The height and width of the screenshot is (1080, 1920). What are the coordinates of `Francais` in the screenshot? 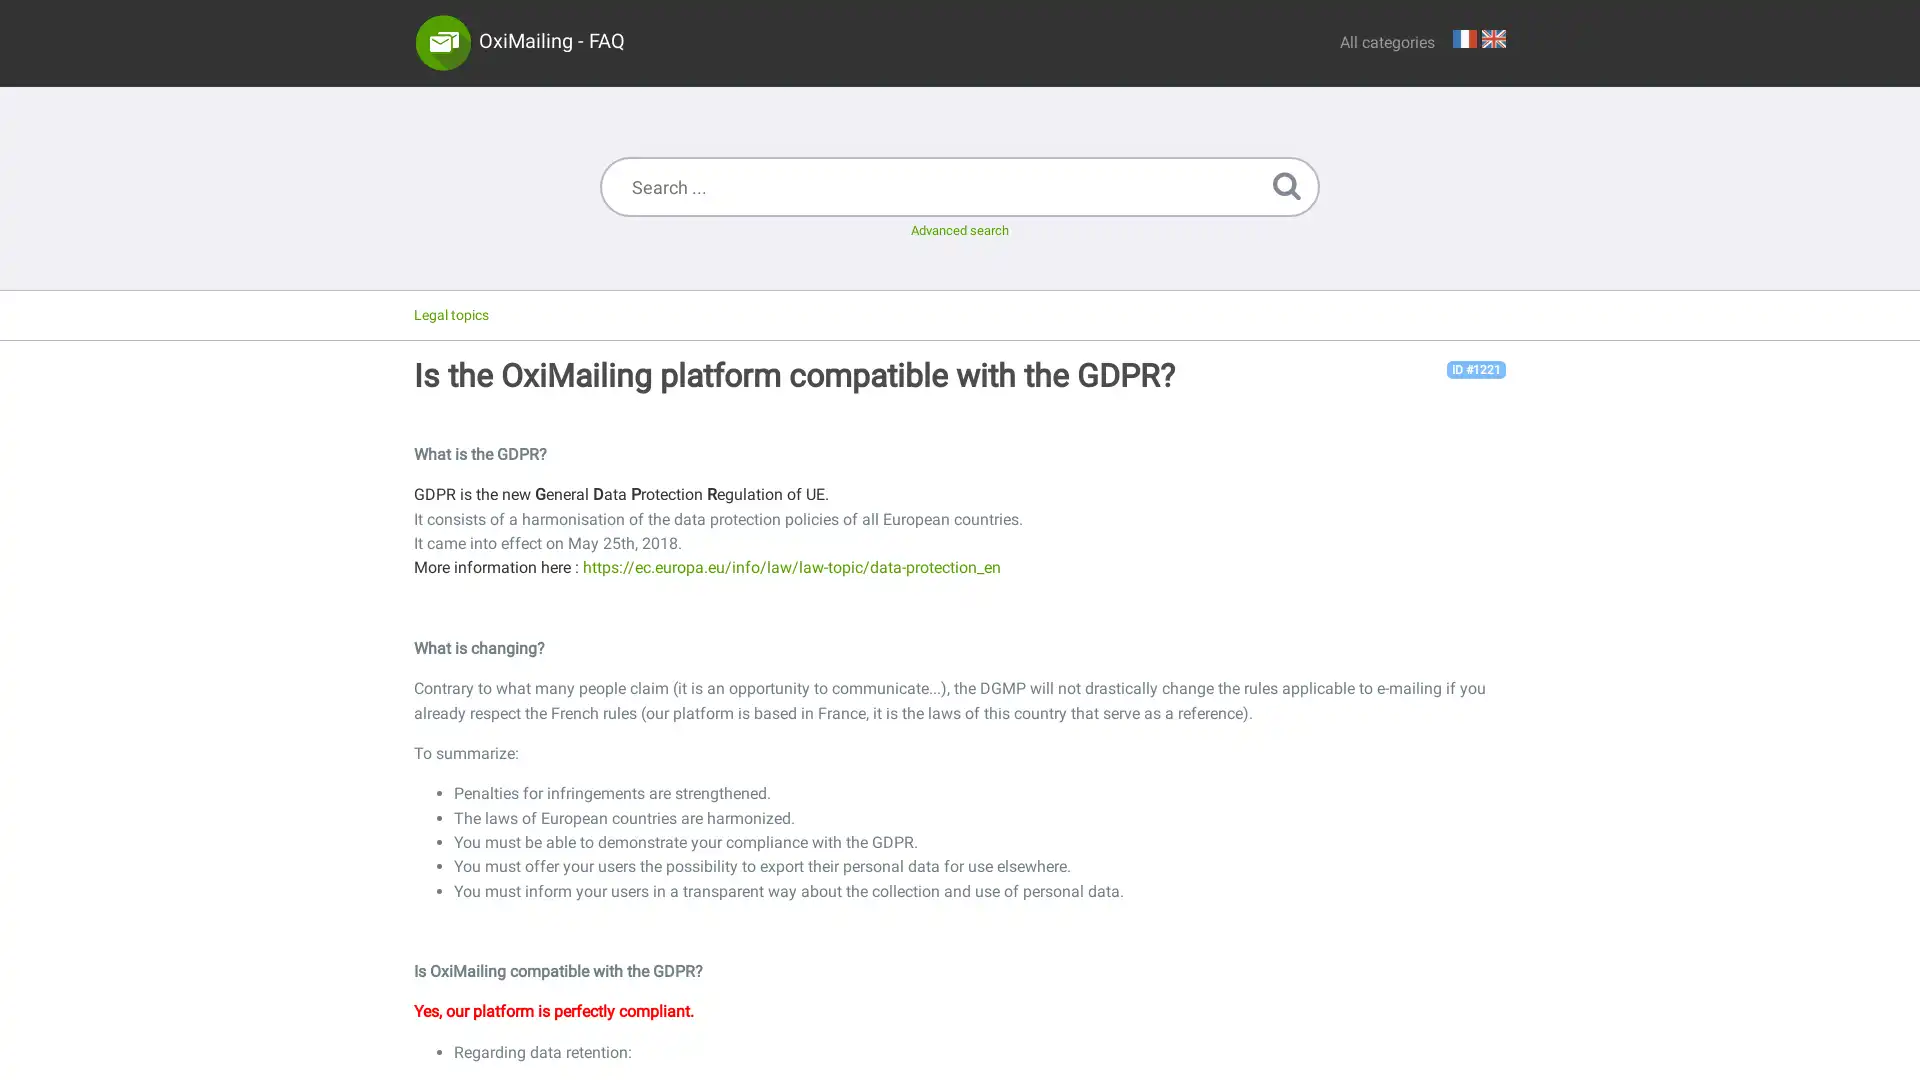 It's located at (1464, 38).